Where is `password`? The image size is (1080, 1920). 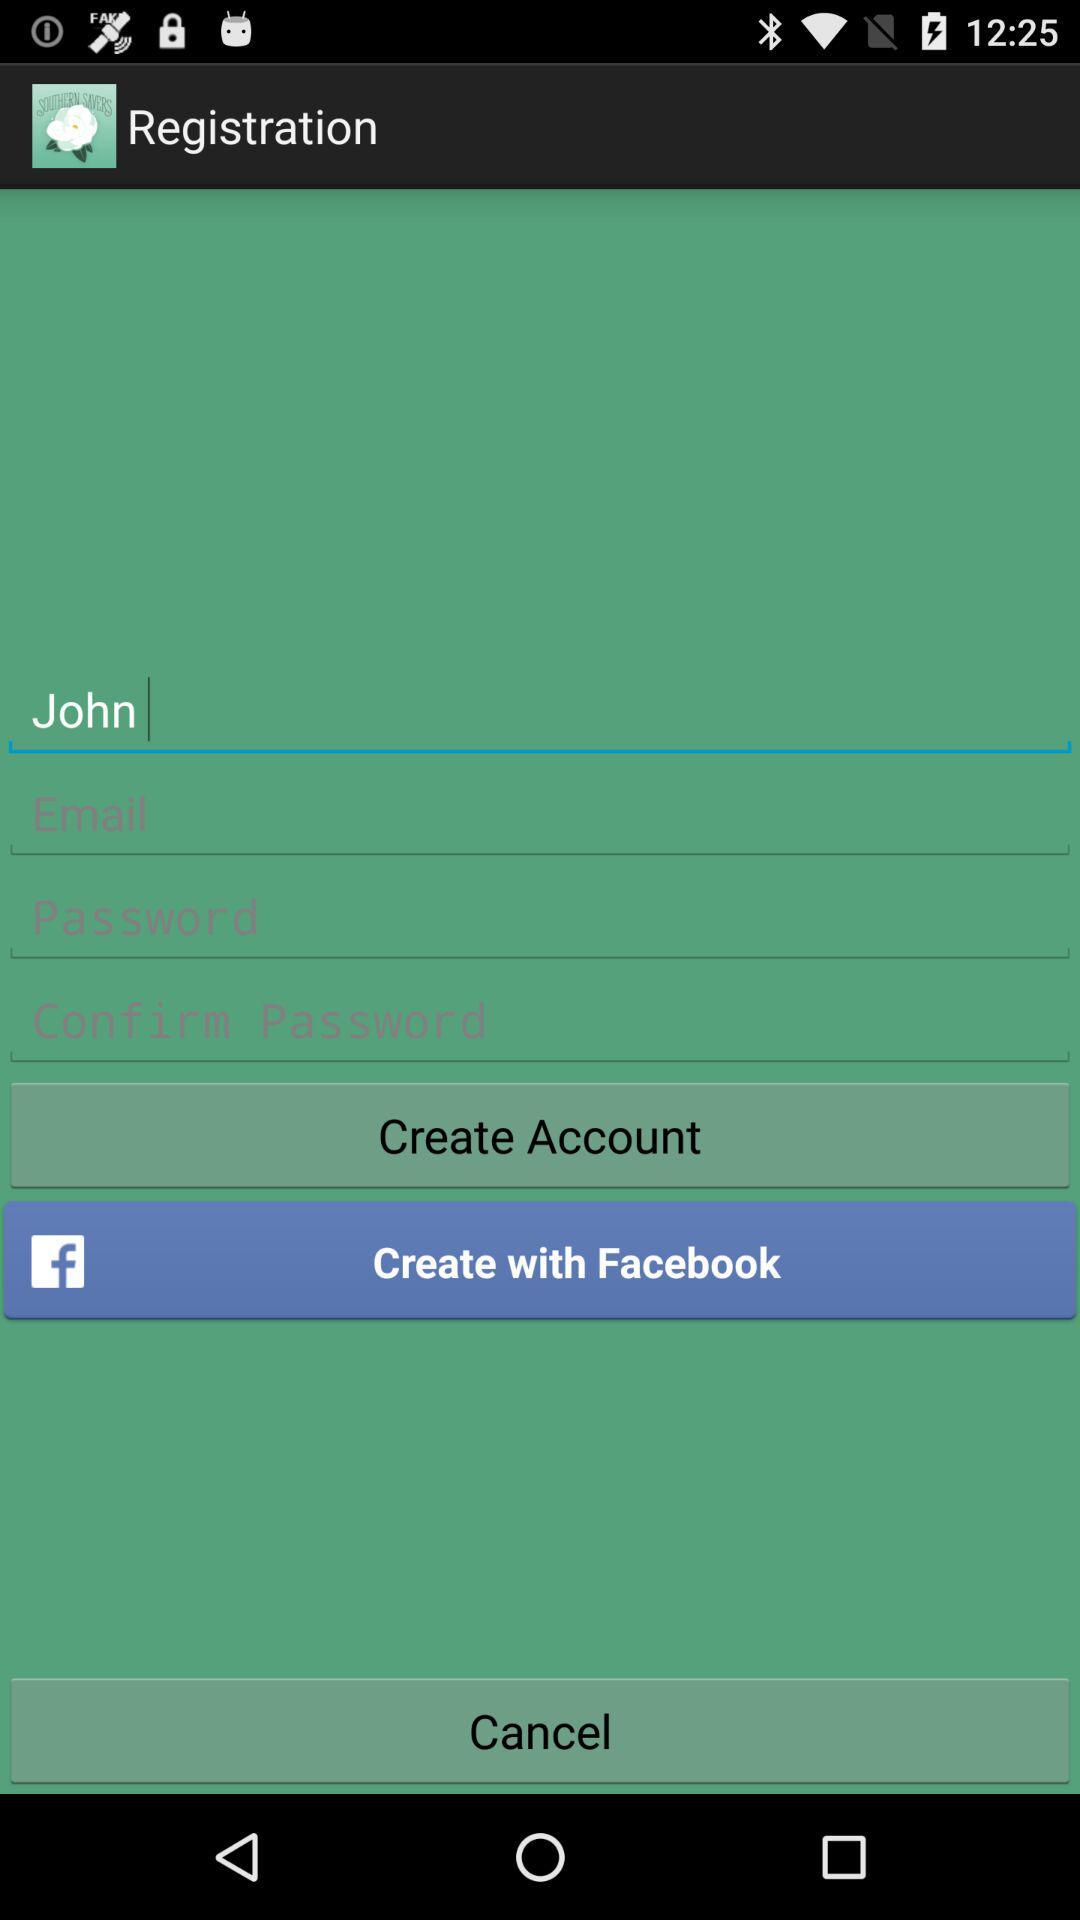 password is located at coordinates (540, 916).